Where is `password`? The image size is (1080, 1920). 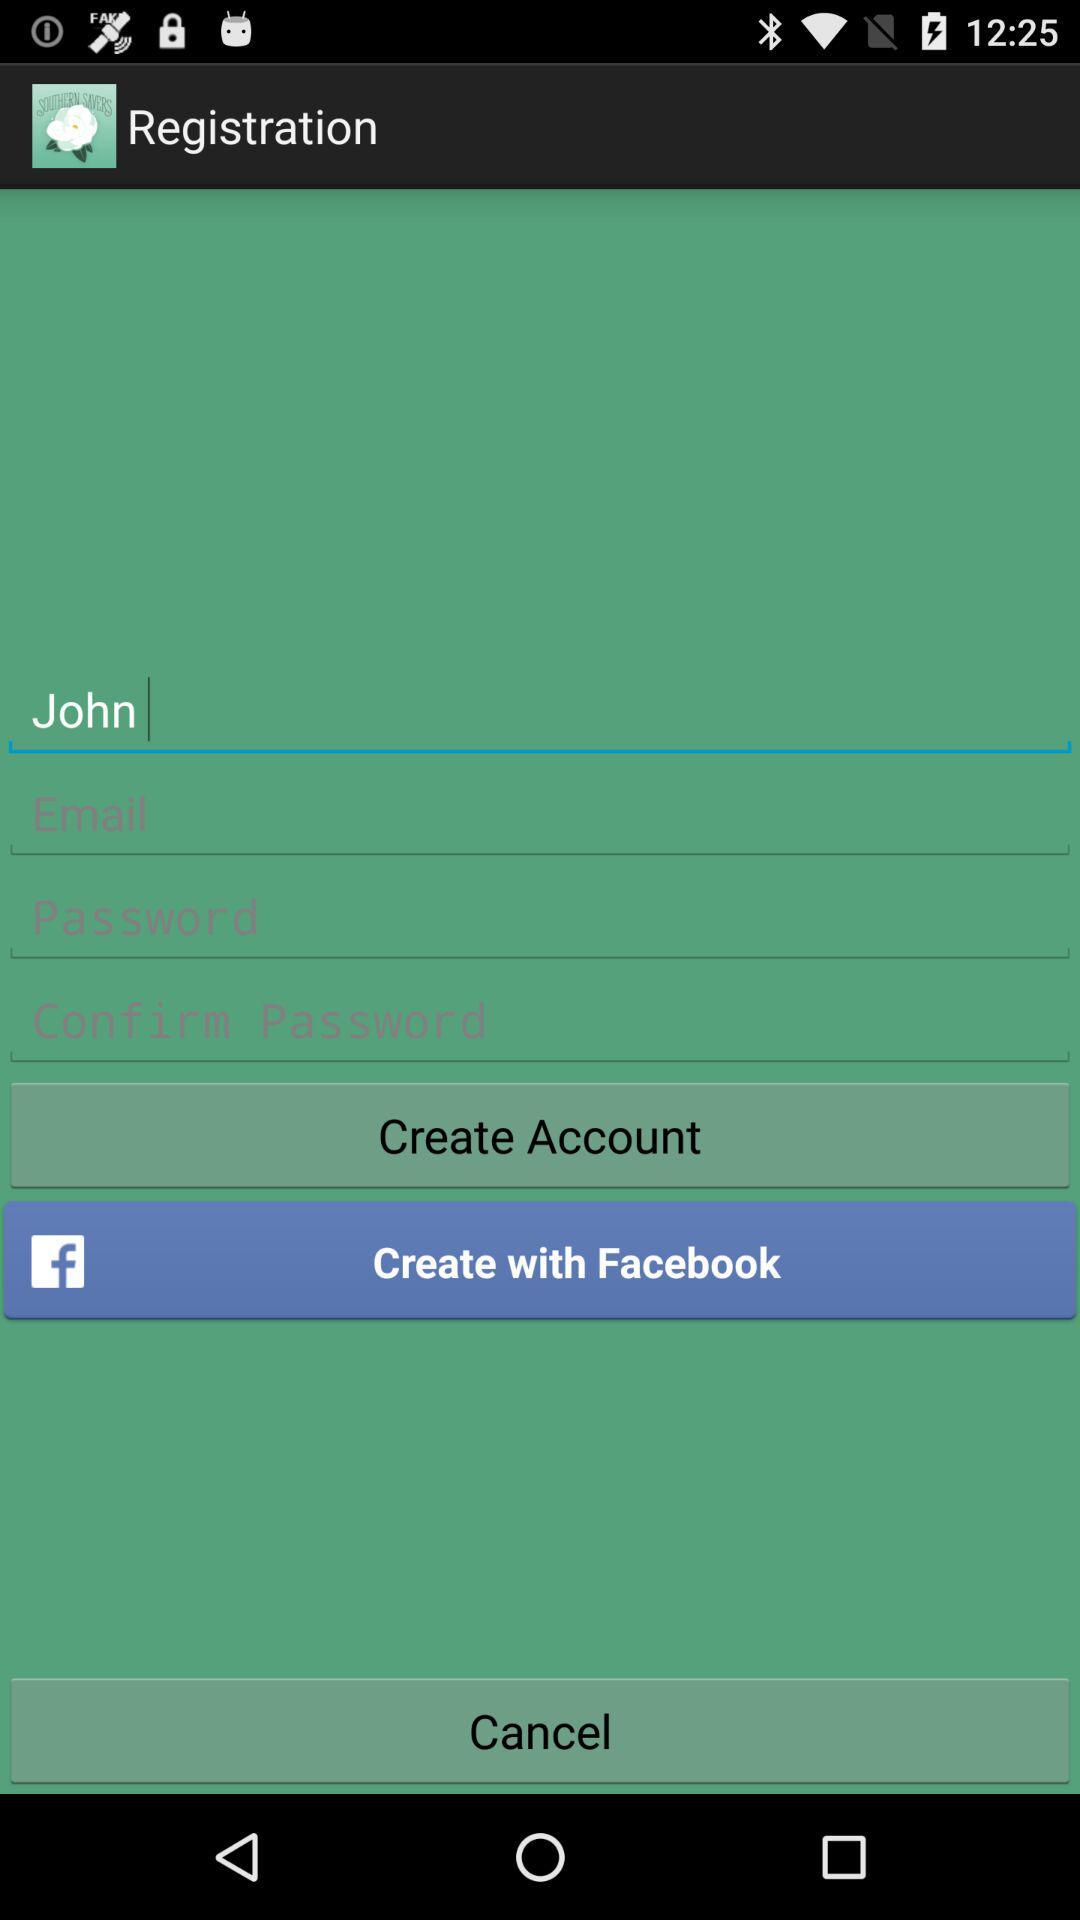 password is located at coordinates (540, 916).